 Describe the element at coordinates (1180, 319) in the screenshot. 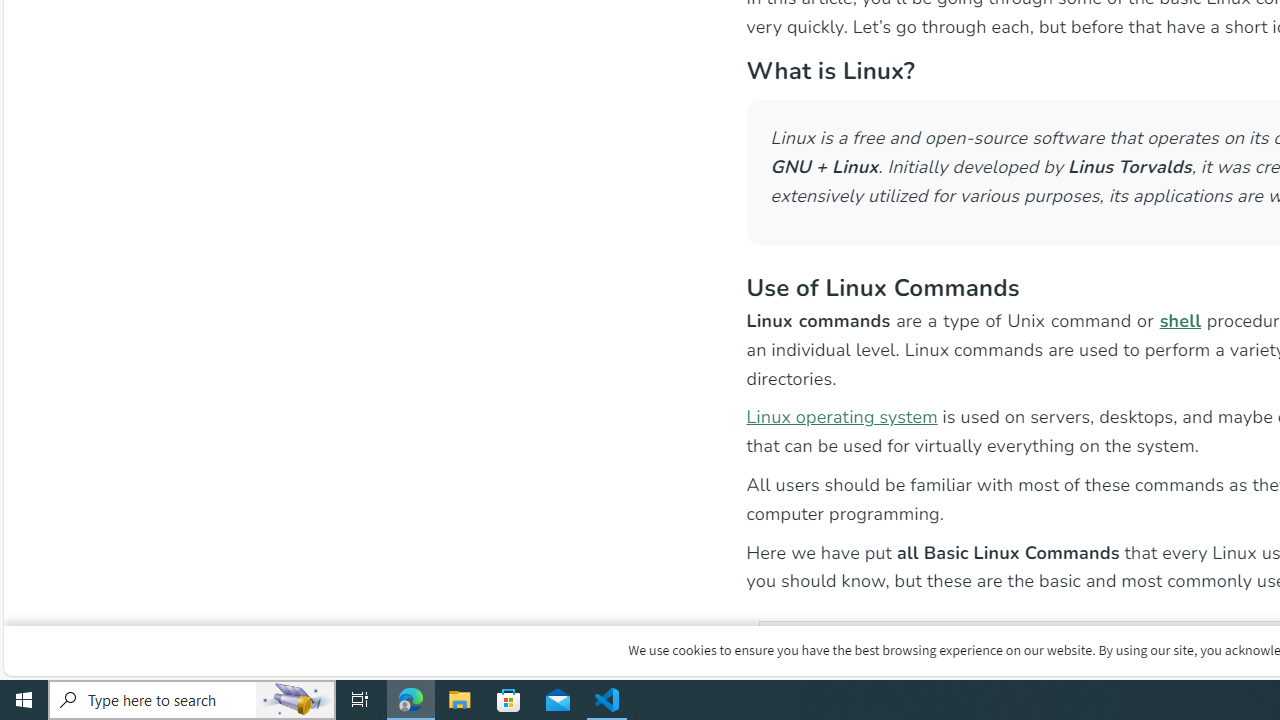

I see `'shell'` at that location.